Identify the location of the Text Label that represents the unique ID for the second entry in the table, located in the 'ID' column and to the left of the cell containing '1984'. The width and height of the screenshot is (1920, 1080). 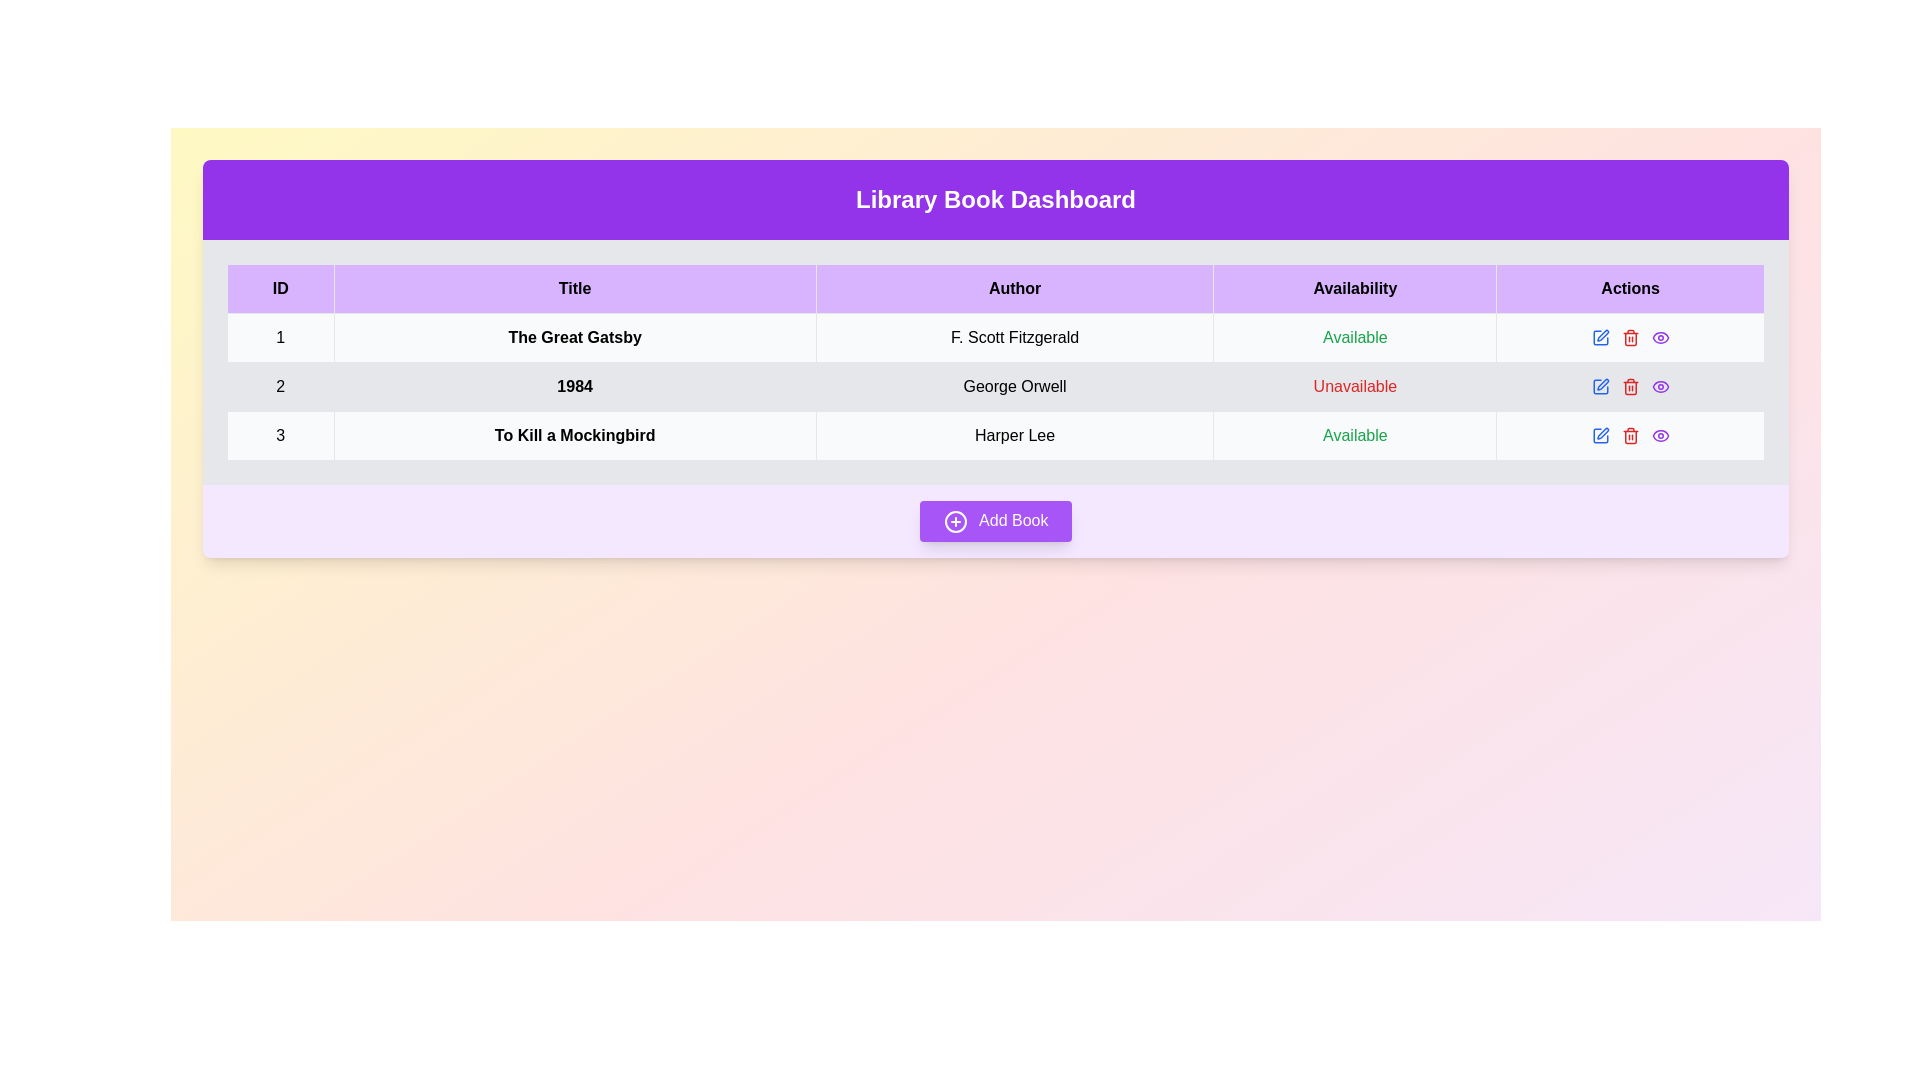
(279, 386).